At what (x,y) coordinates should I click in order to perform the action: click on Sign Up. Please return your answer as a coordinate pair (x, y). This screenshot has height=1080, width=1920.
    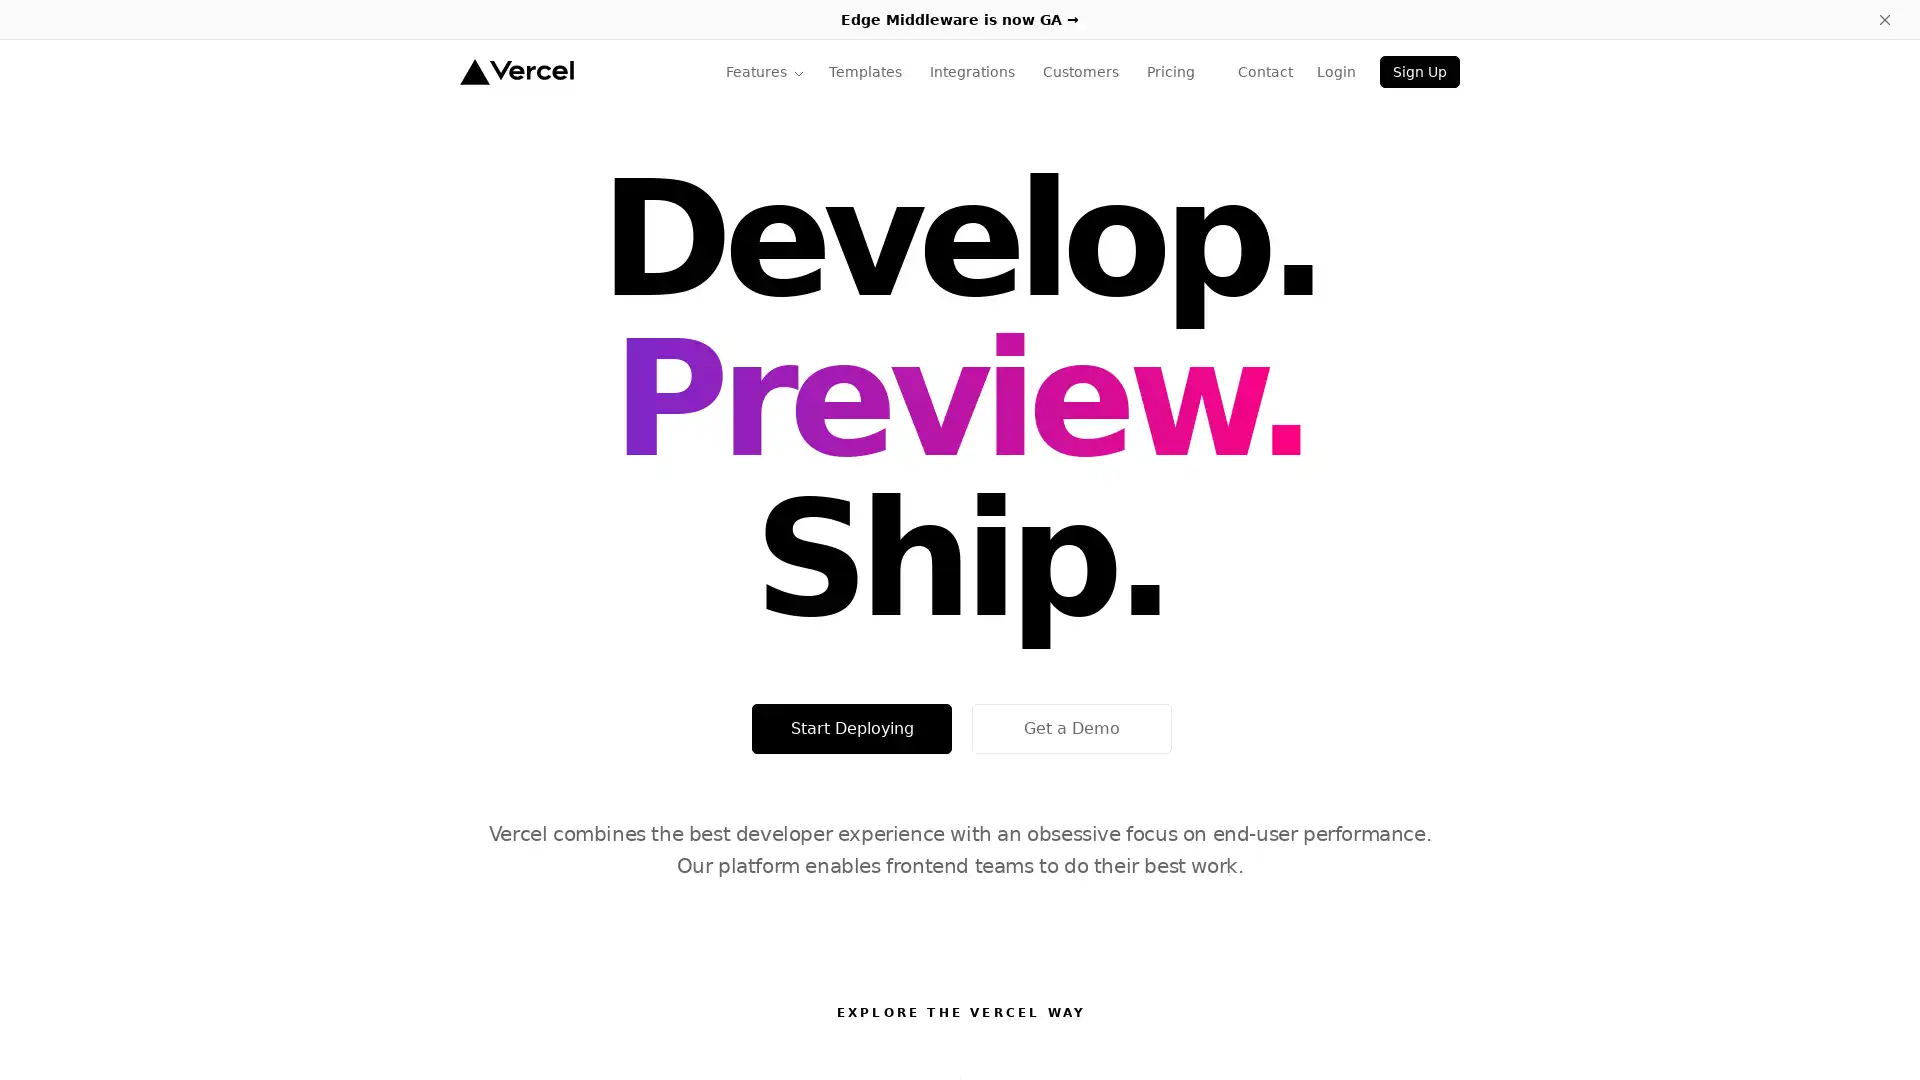
    Looking at the image, I should click on (1419, 71).